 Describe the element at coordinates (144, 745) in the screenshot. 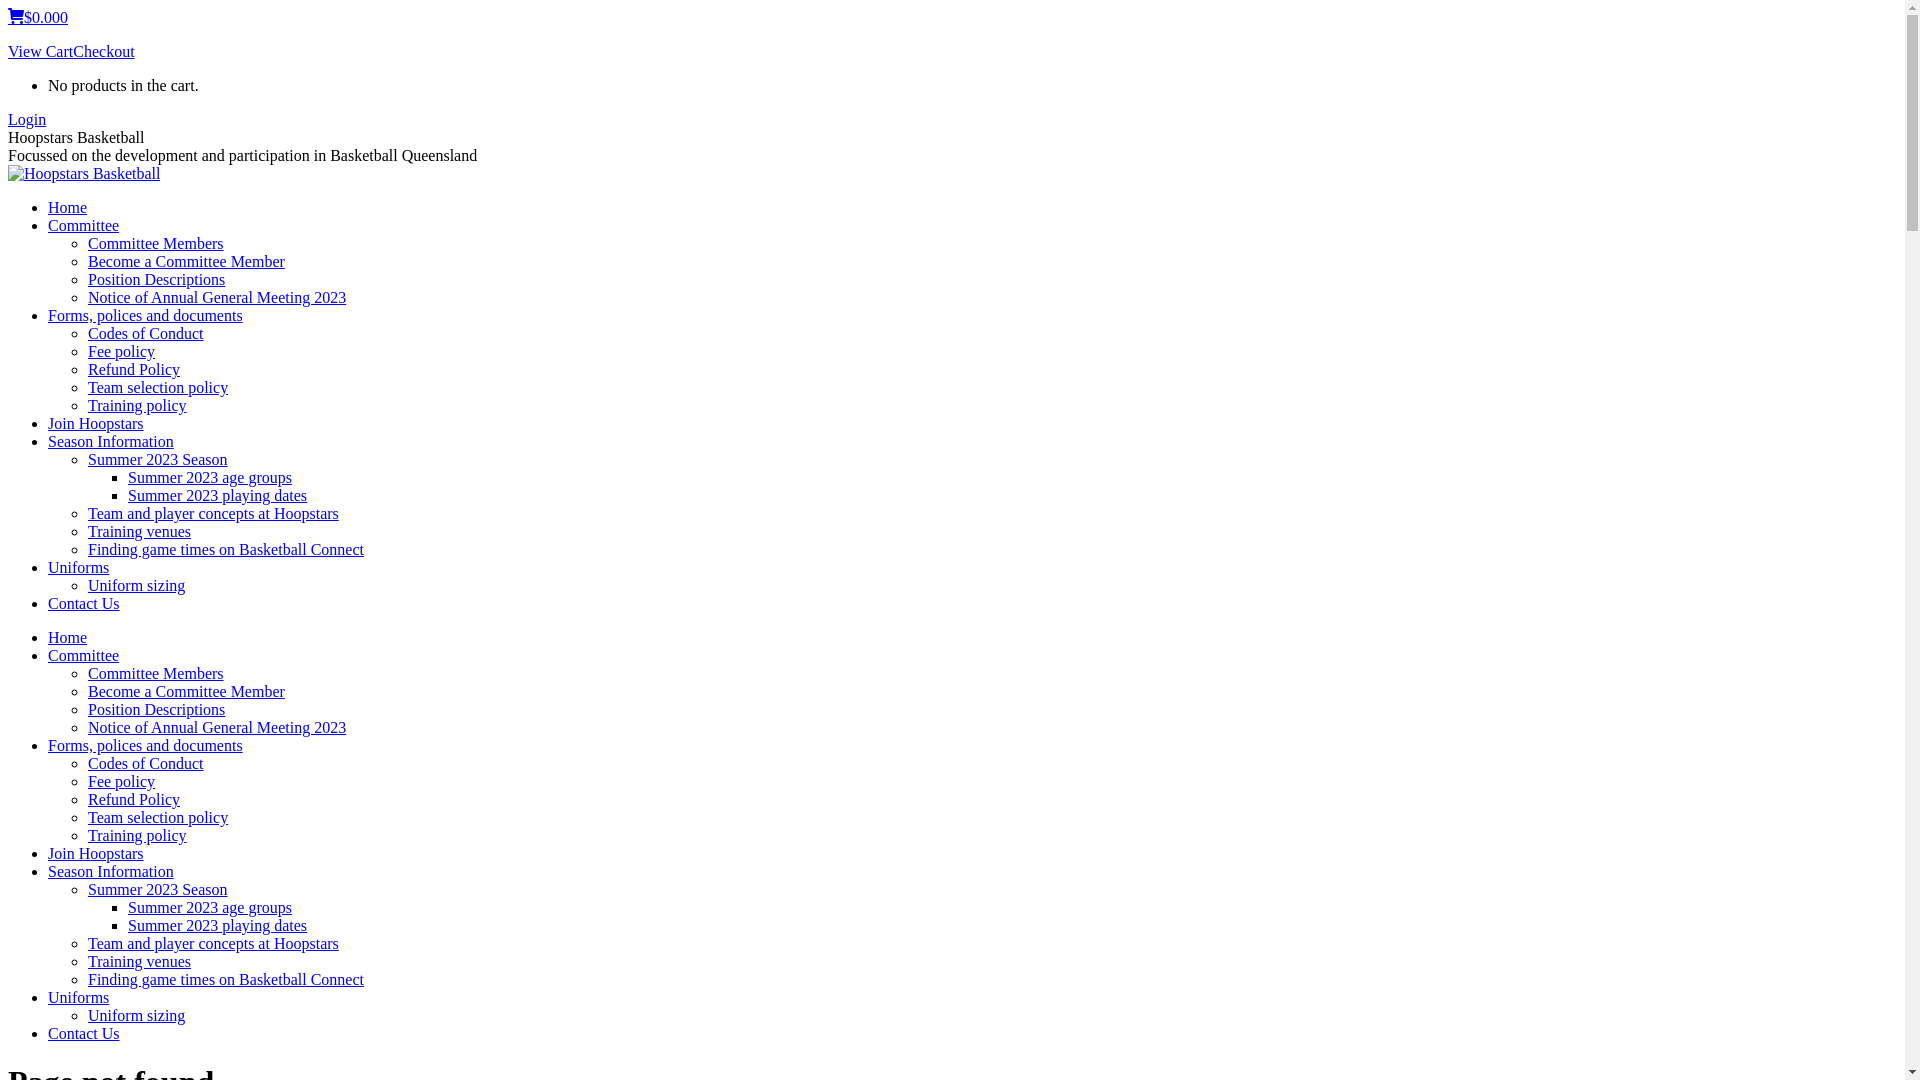

I see `'Forms, polices and documents'` at that location.